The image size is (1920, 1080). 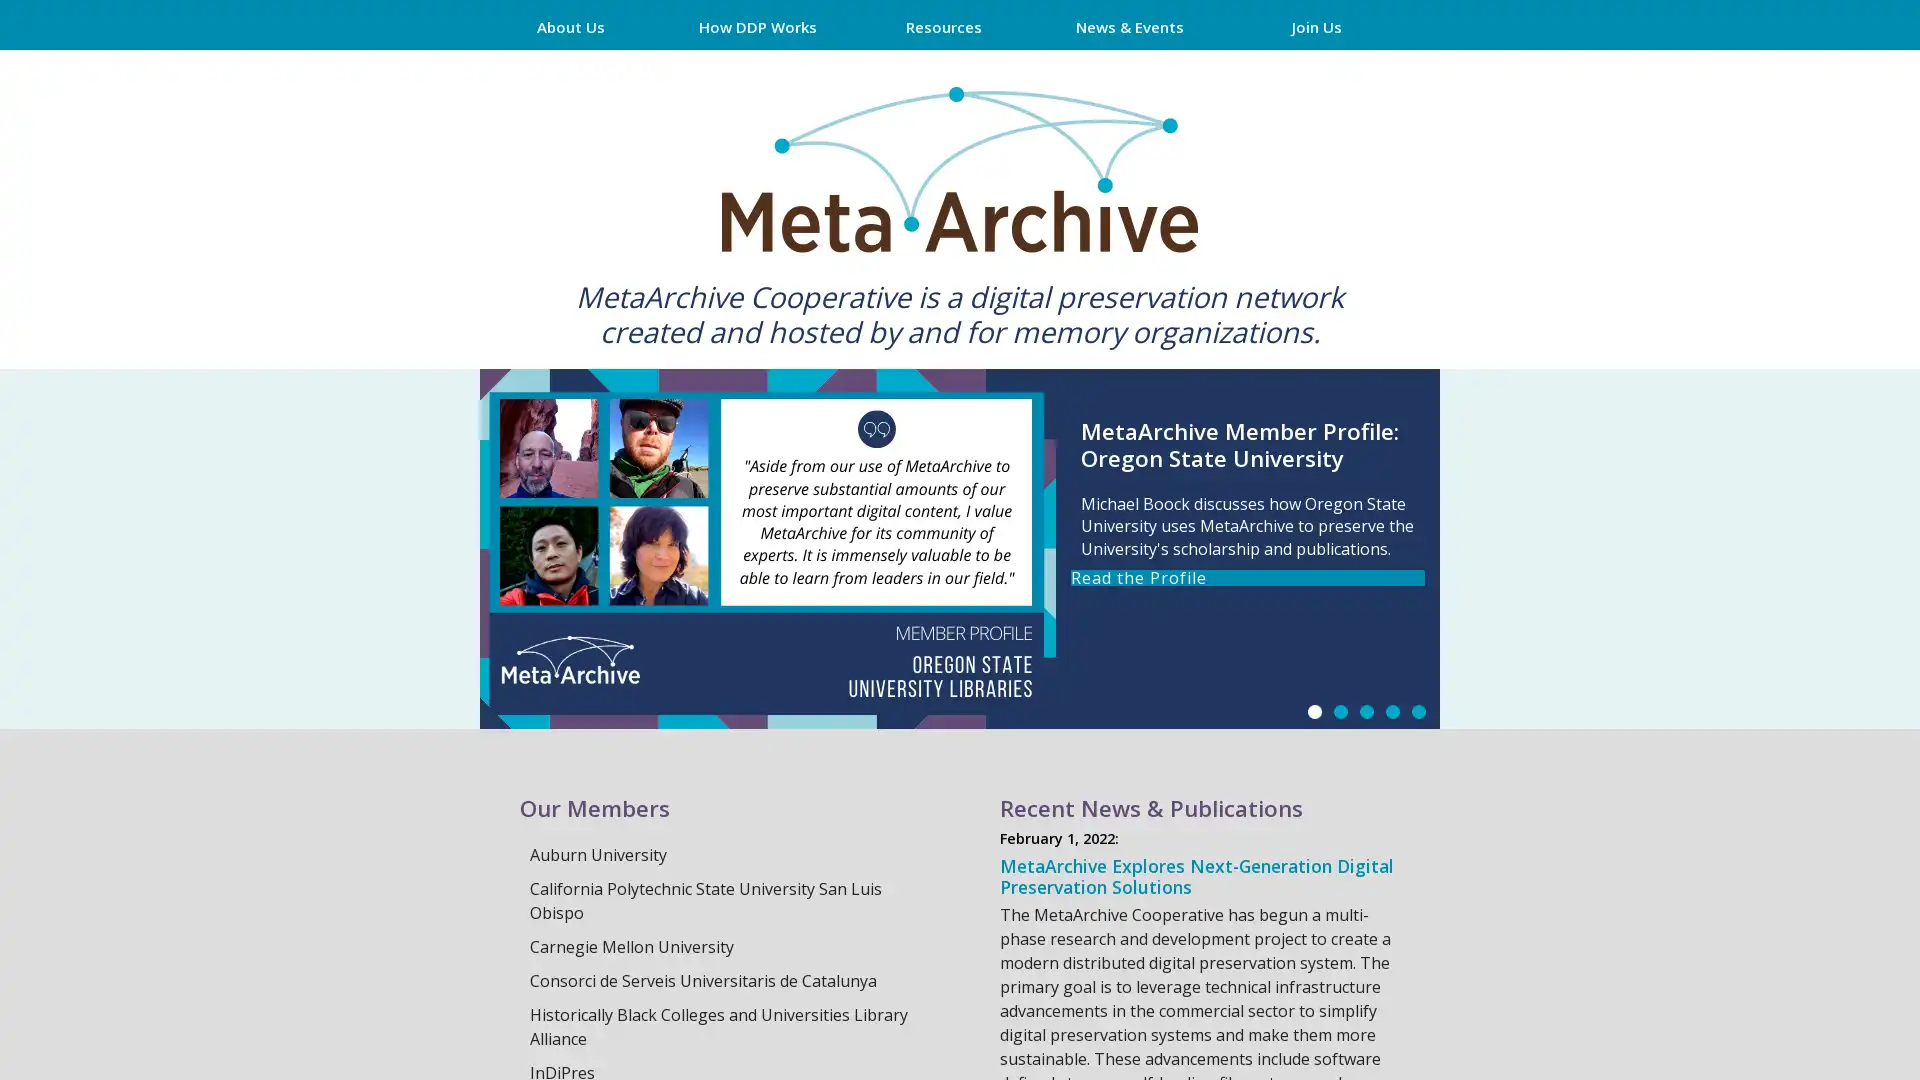 What do you see at coordinates (1418, 711) in the screenshot?
I see `Go to slide 5` at bounding box center [1418, 711].